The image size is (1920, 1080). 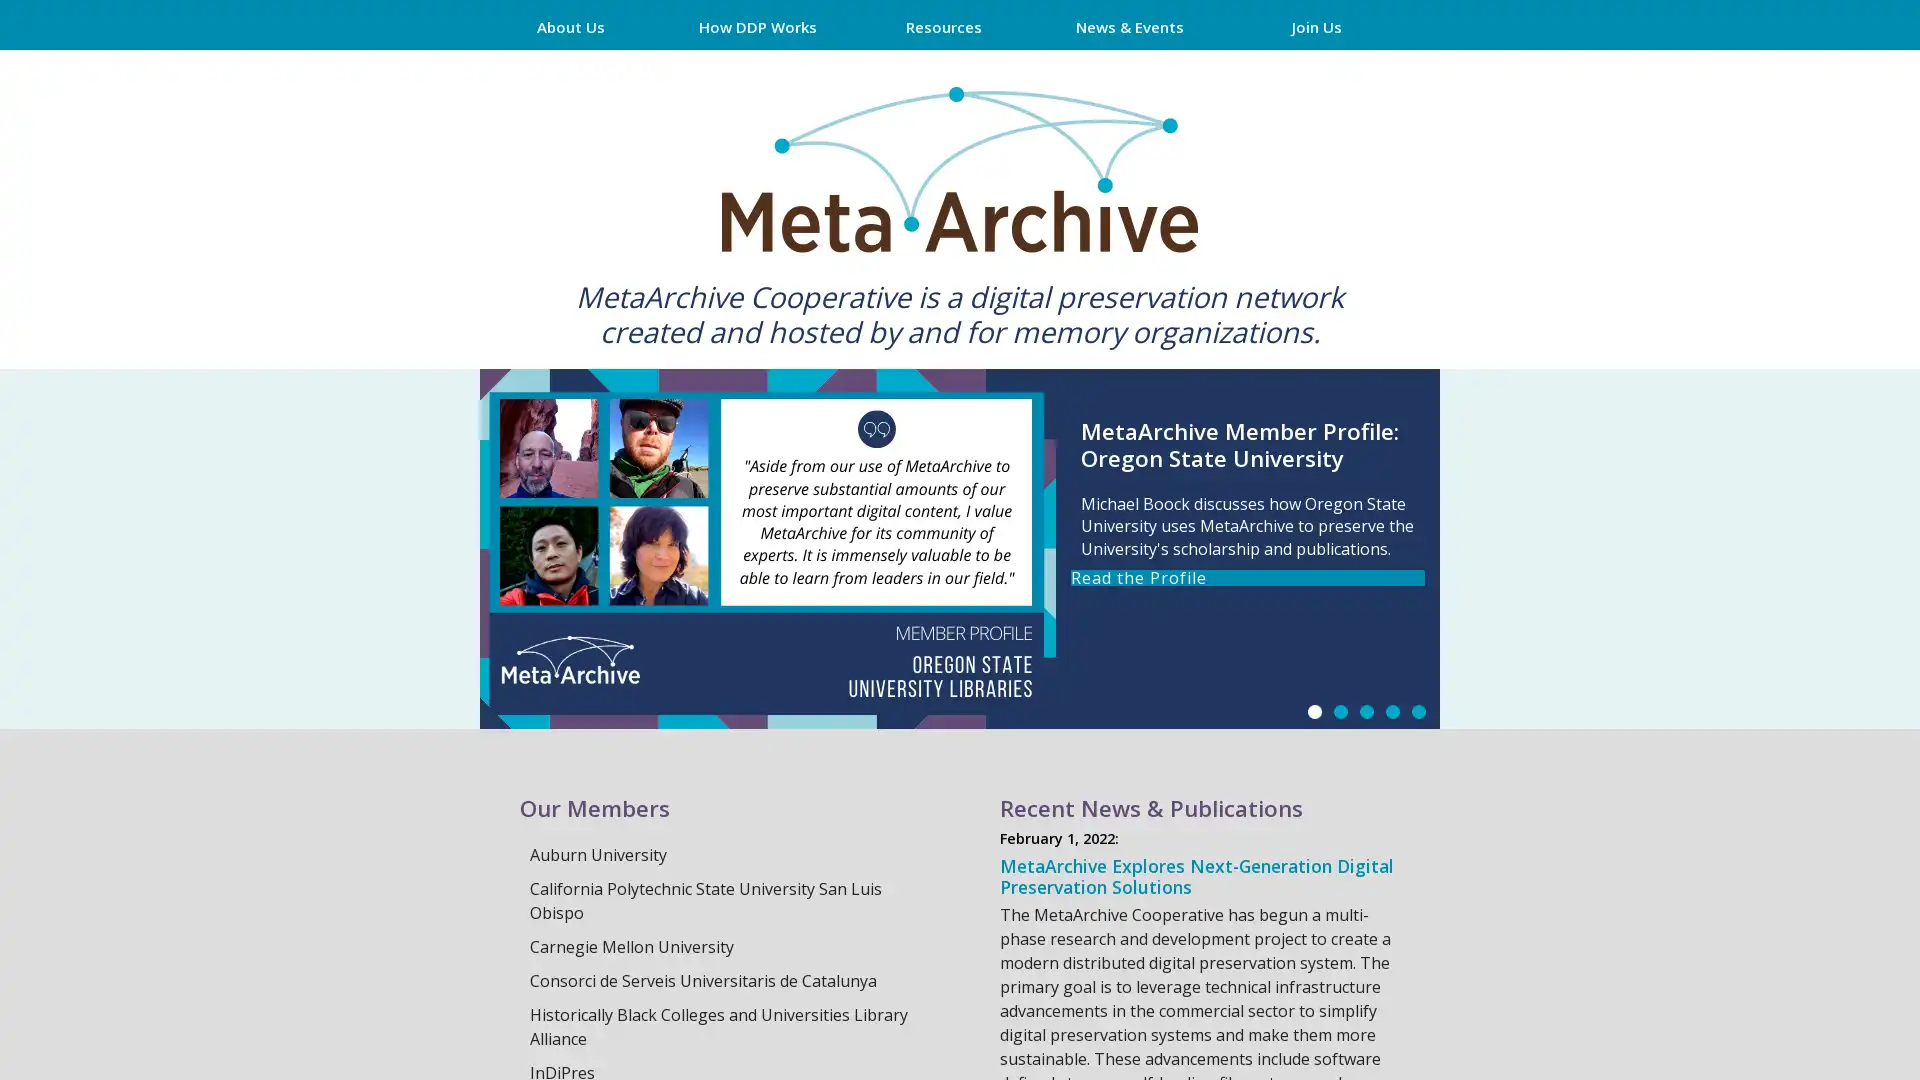 What do you see at coordinates (1418, 711) in the screenshot?
I see `Go to slide 5` at bounding box center [1418, 711].